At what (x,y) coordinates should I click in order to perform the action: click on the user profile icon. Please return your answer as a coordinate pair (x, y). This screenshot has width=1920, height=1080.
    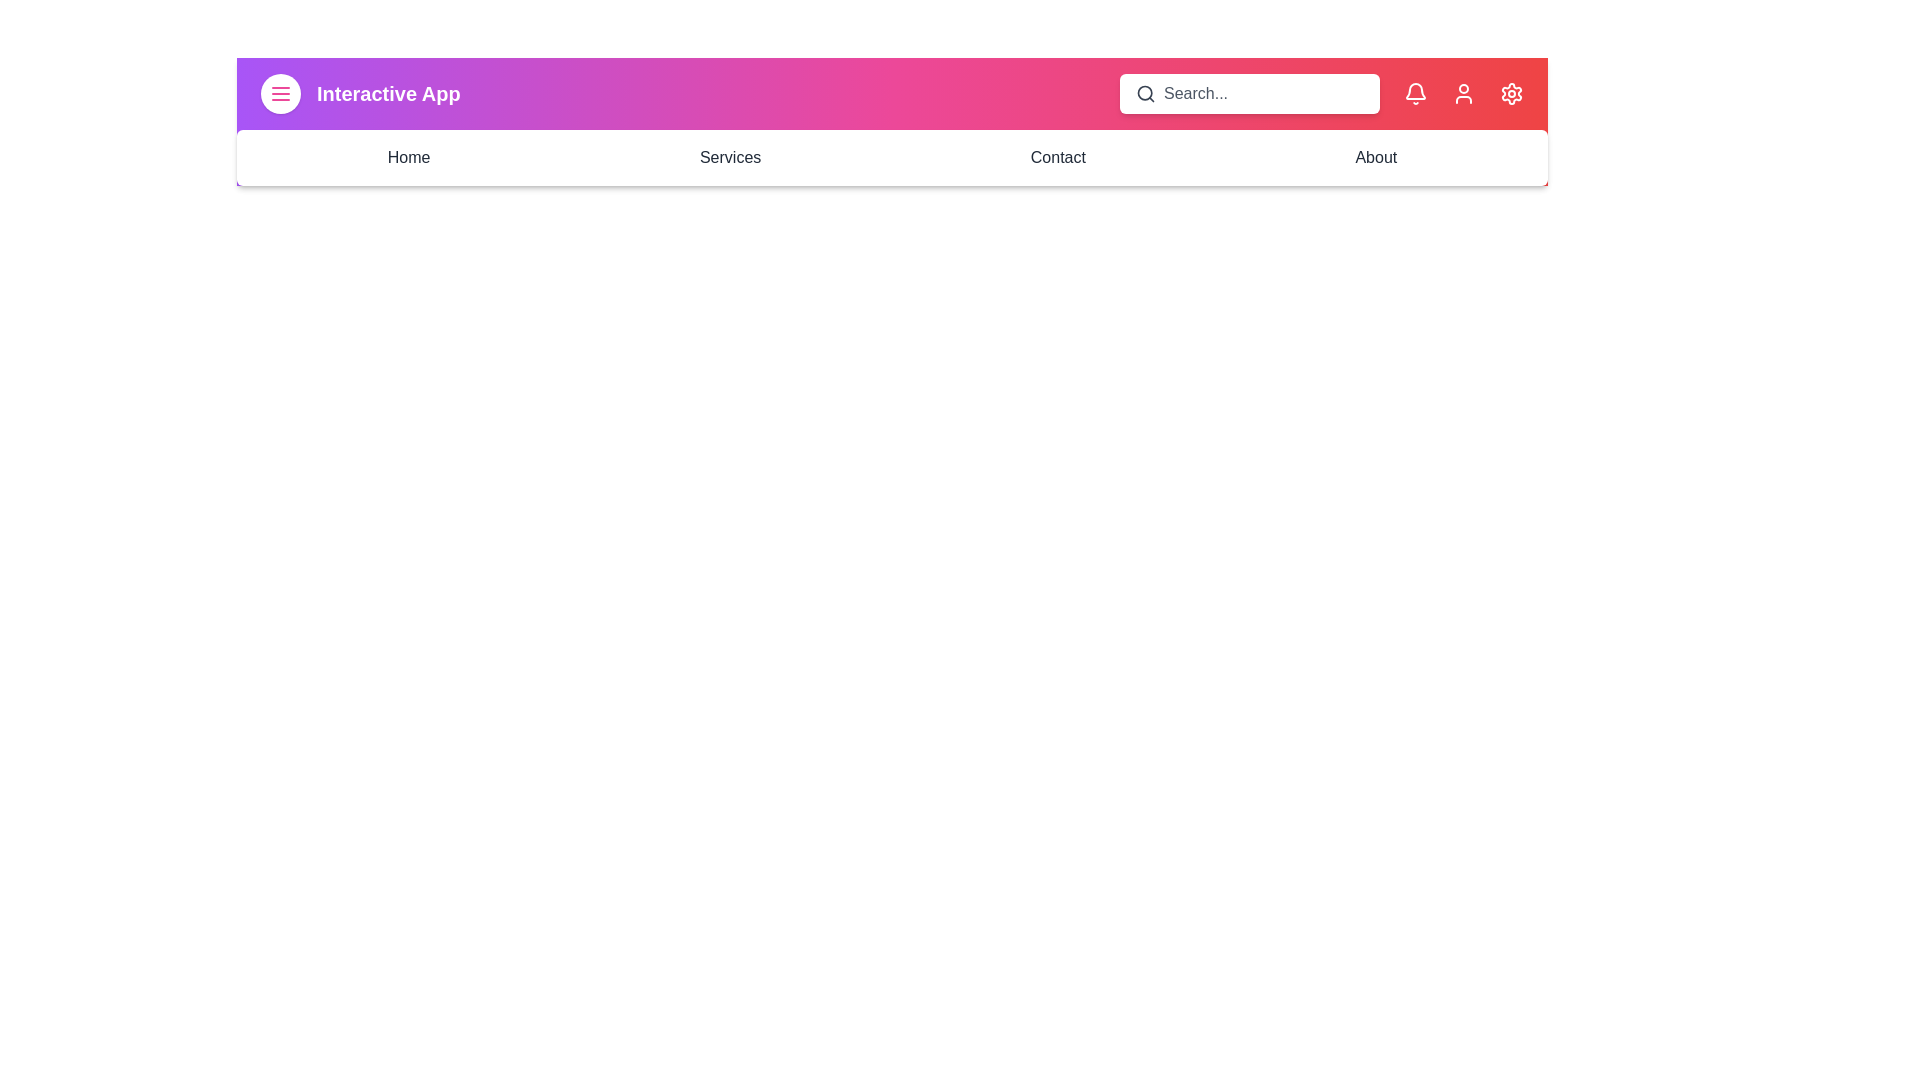
    Looking at the image, I should click on (1464, 93).